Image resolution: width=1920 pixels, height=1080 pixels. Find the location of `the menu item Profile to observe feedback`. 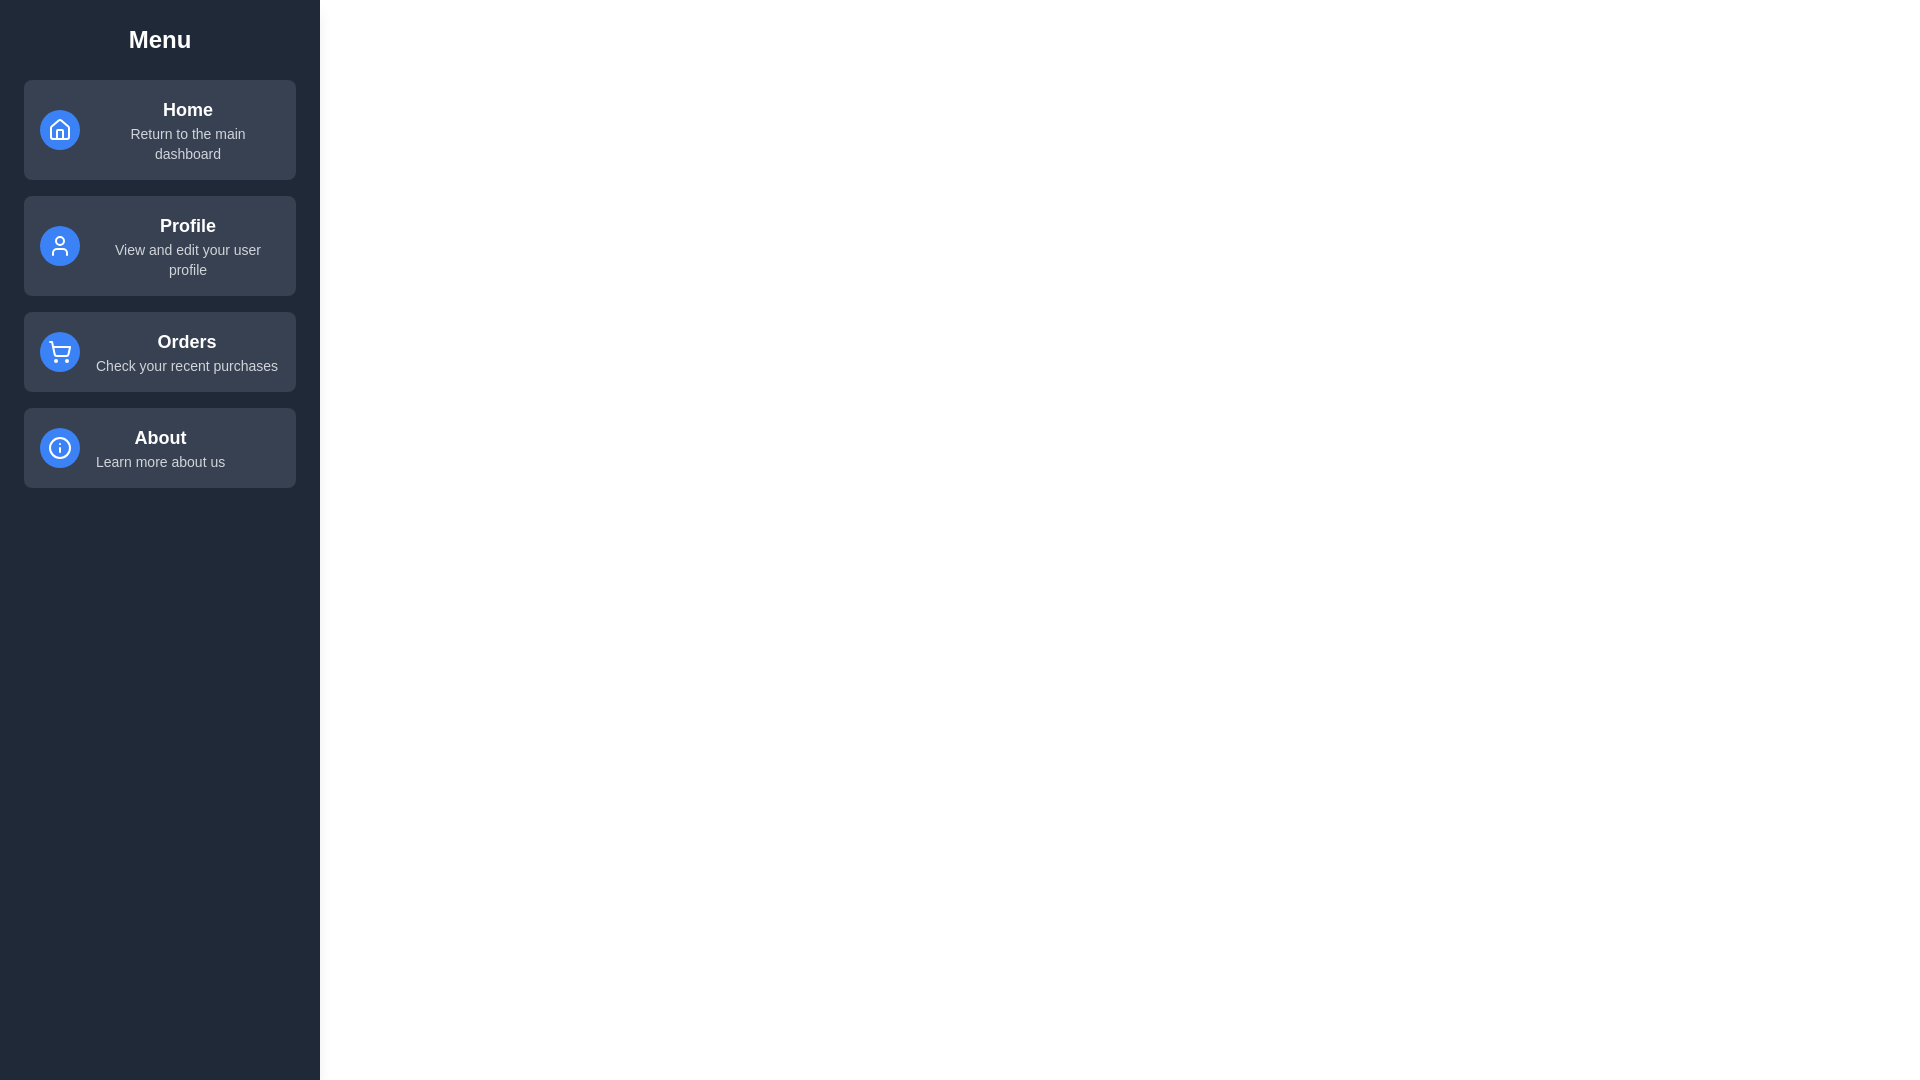

the menu item Profile to observe feedback is located at coordinates (158, 245).